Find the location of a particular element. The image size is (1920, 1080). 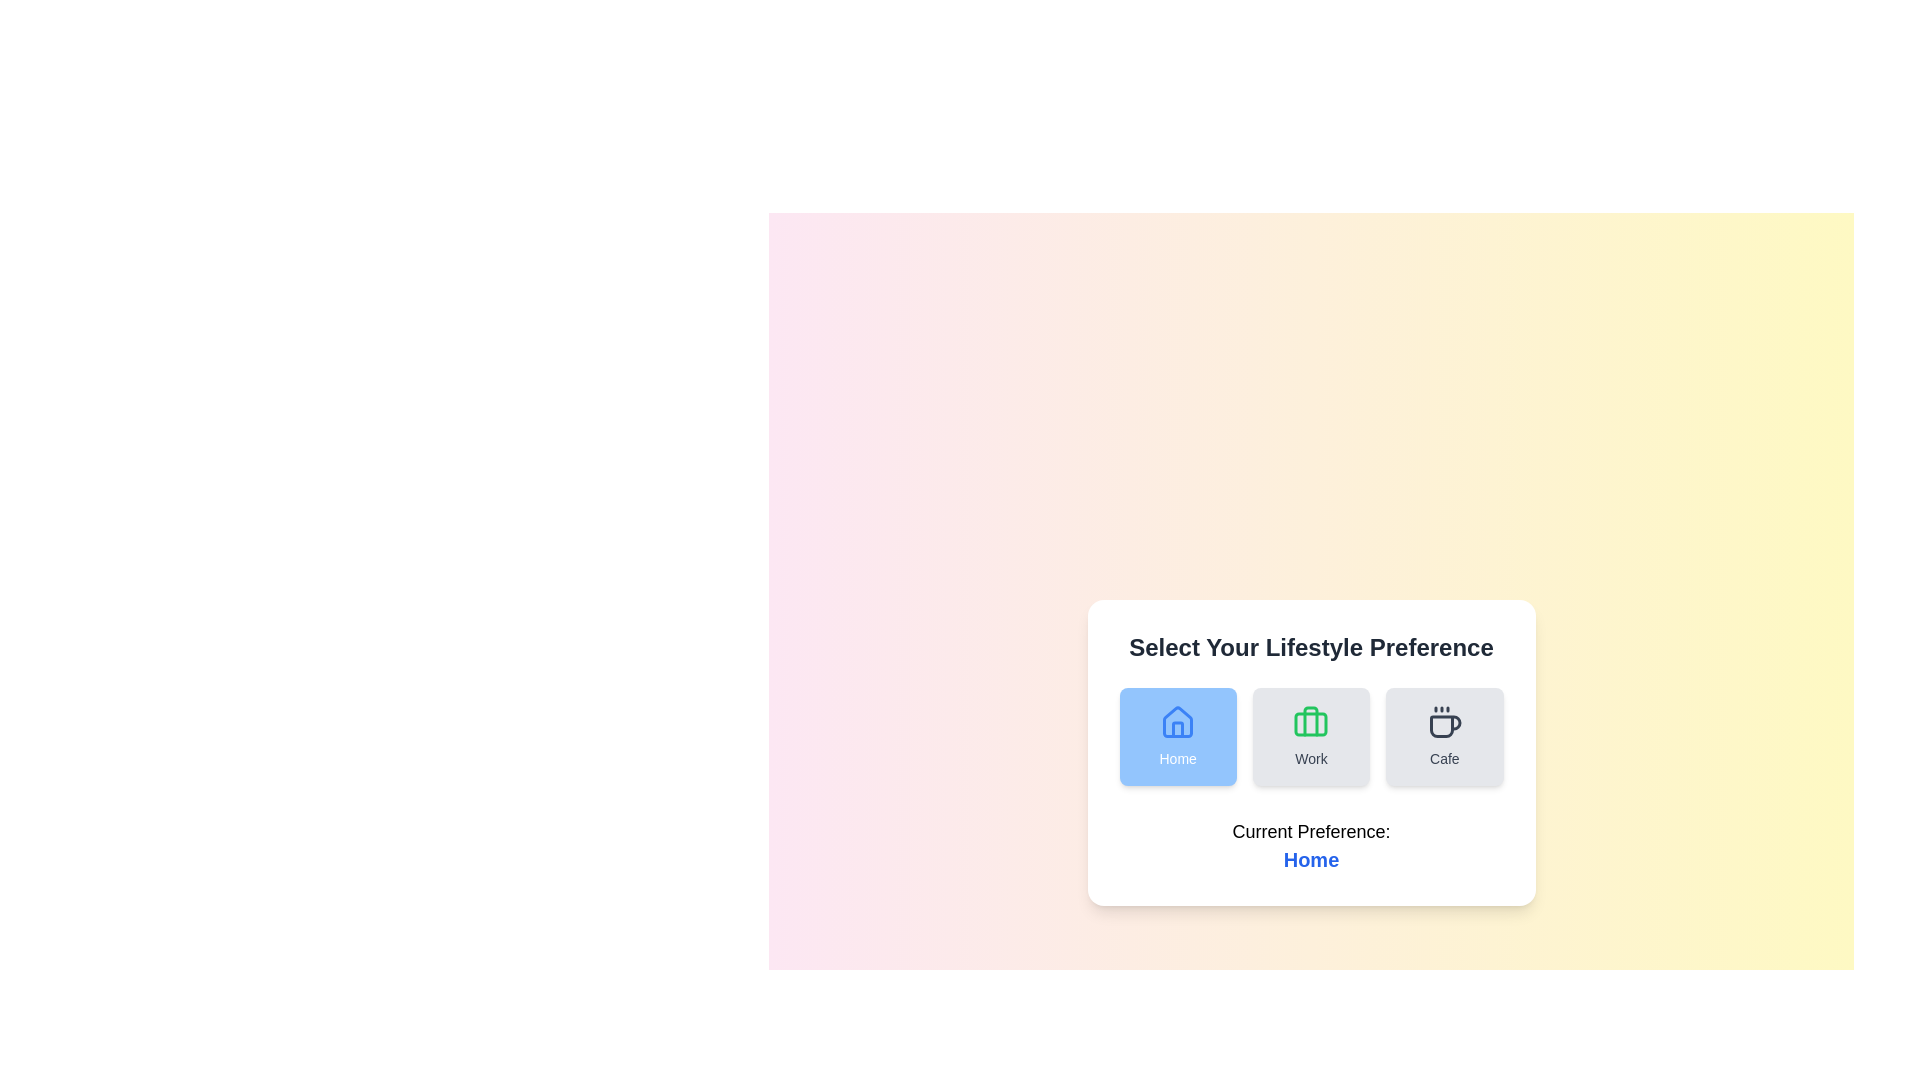

the 'Home' button which contains the house-shaped icon with a blue outline and rounded entryway is located at coordinates (1178, 722).